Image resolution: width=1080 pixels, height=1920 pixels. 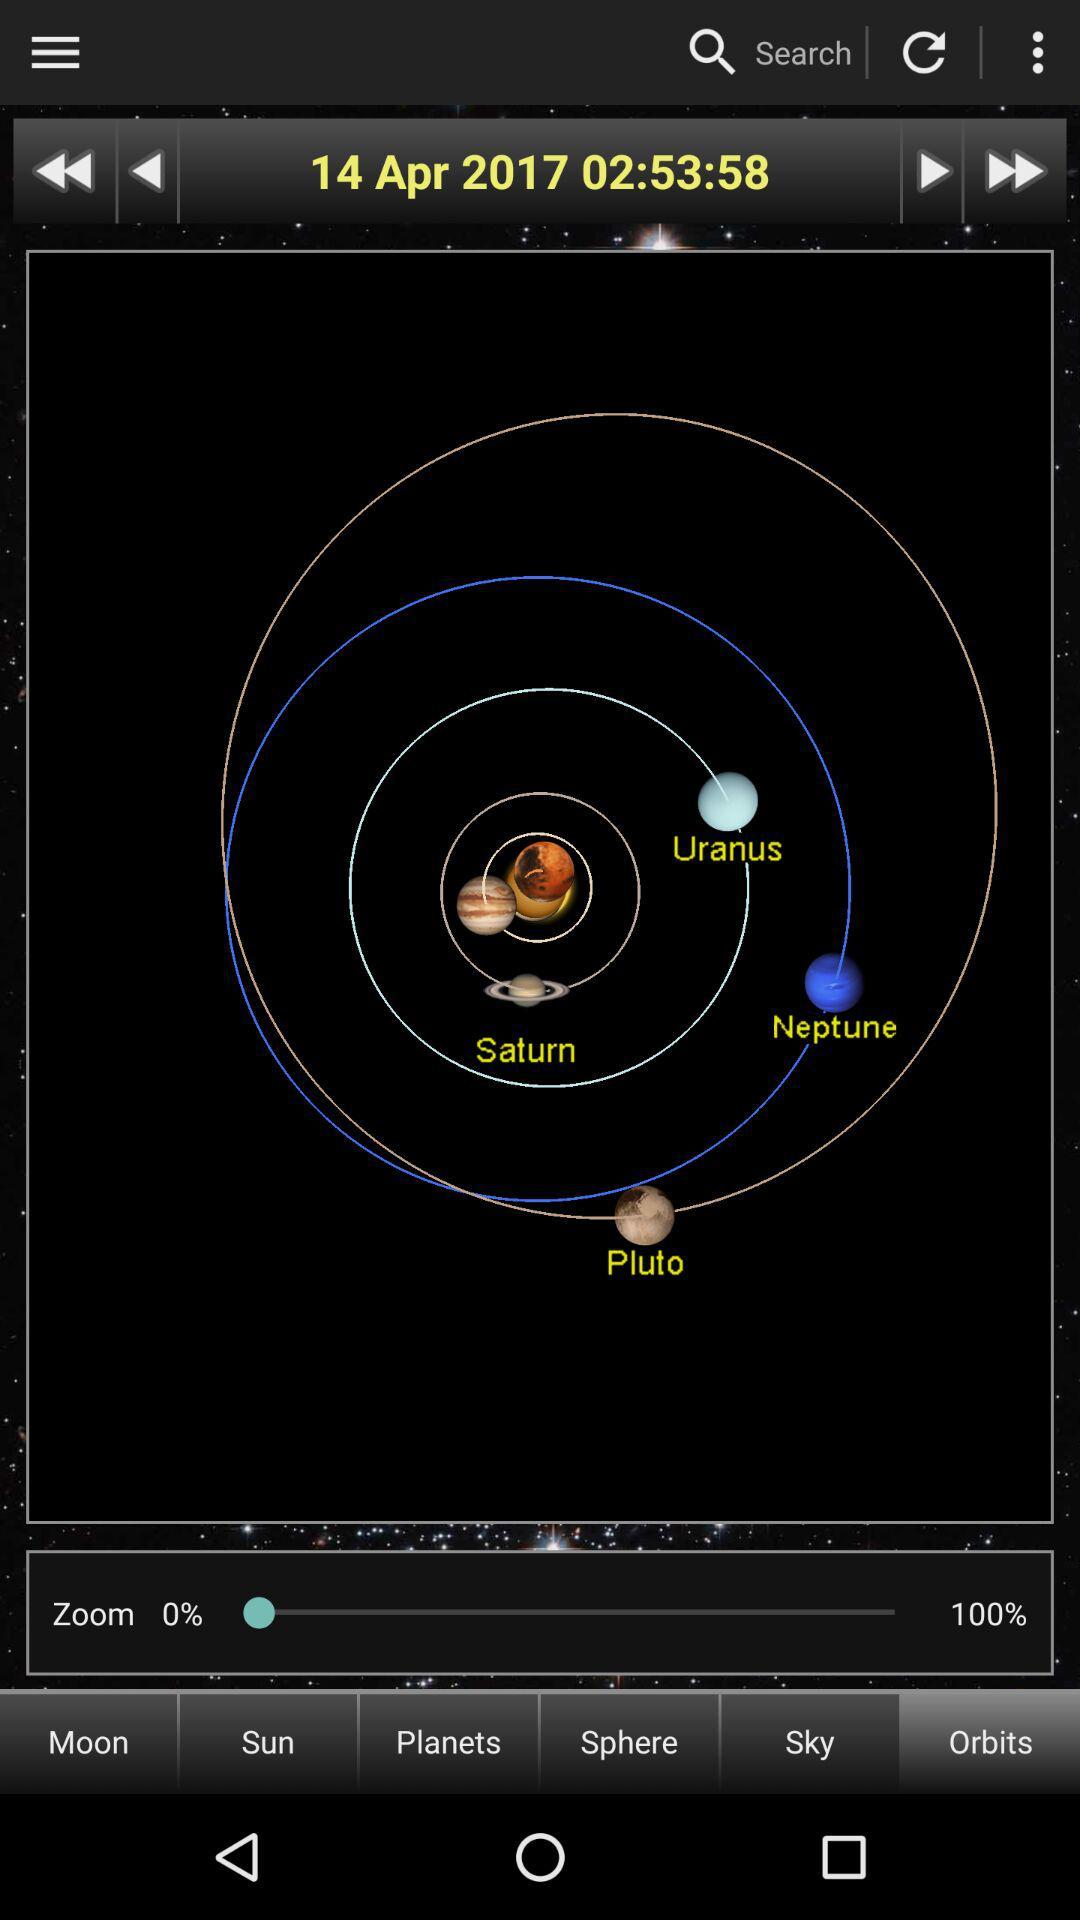 I want to click on the app to the left of the search icon, so click(x=712, y=52).